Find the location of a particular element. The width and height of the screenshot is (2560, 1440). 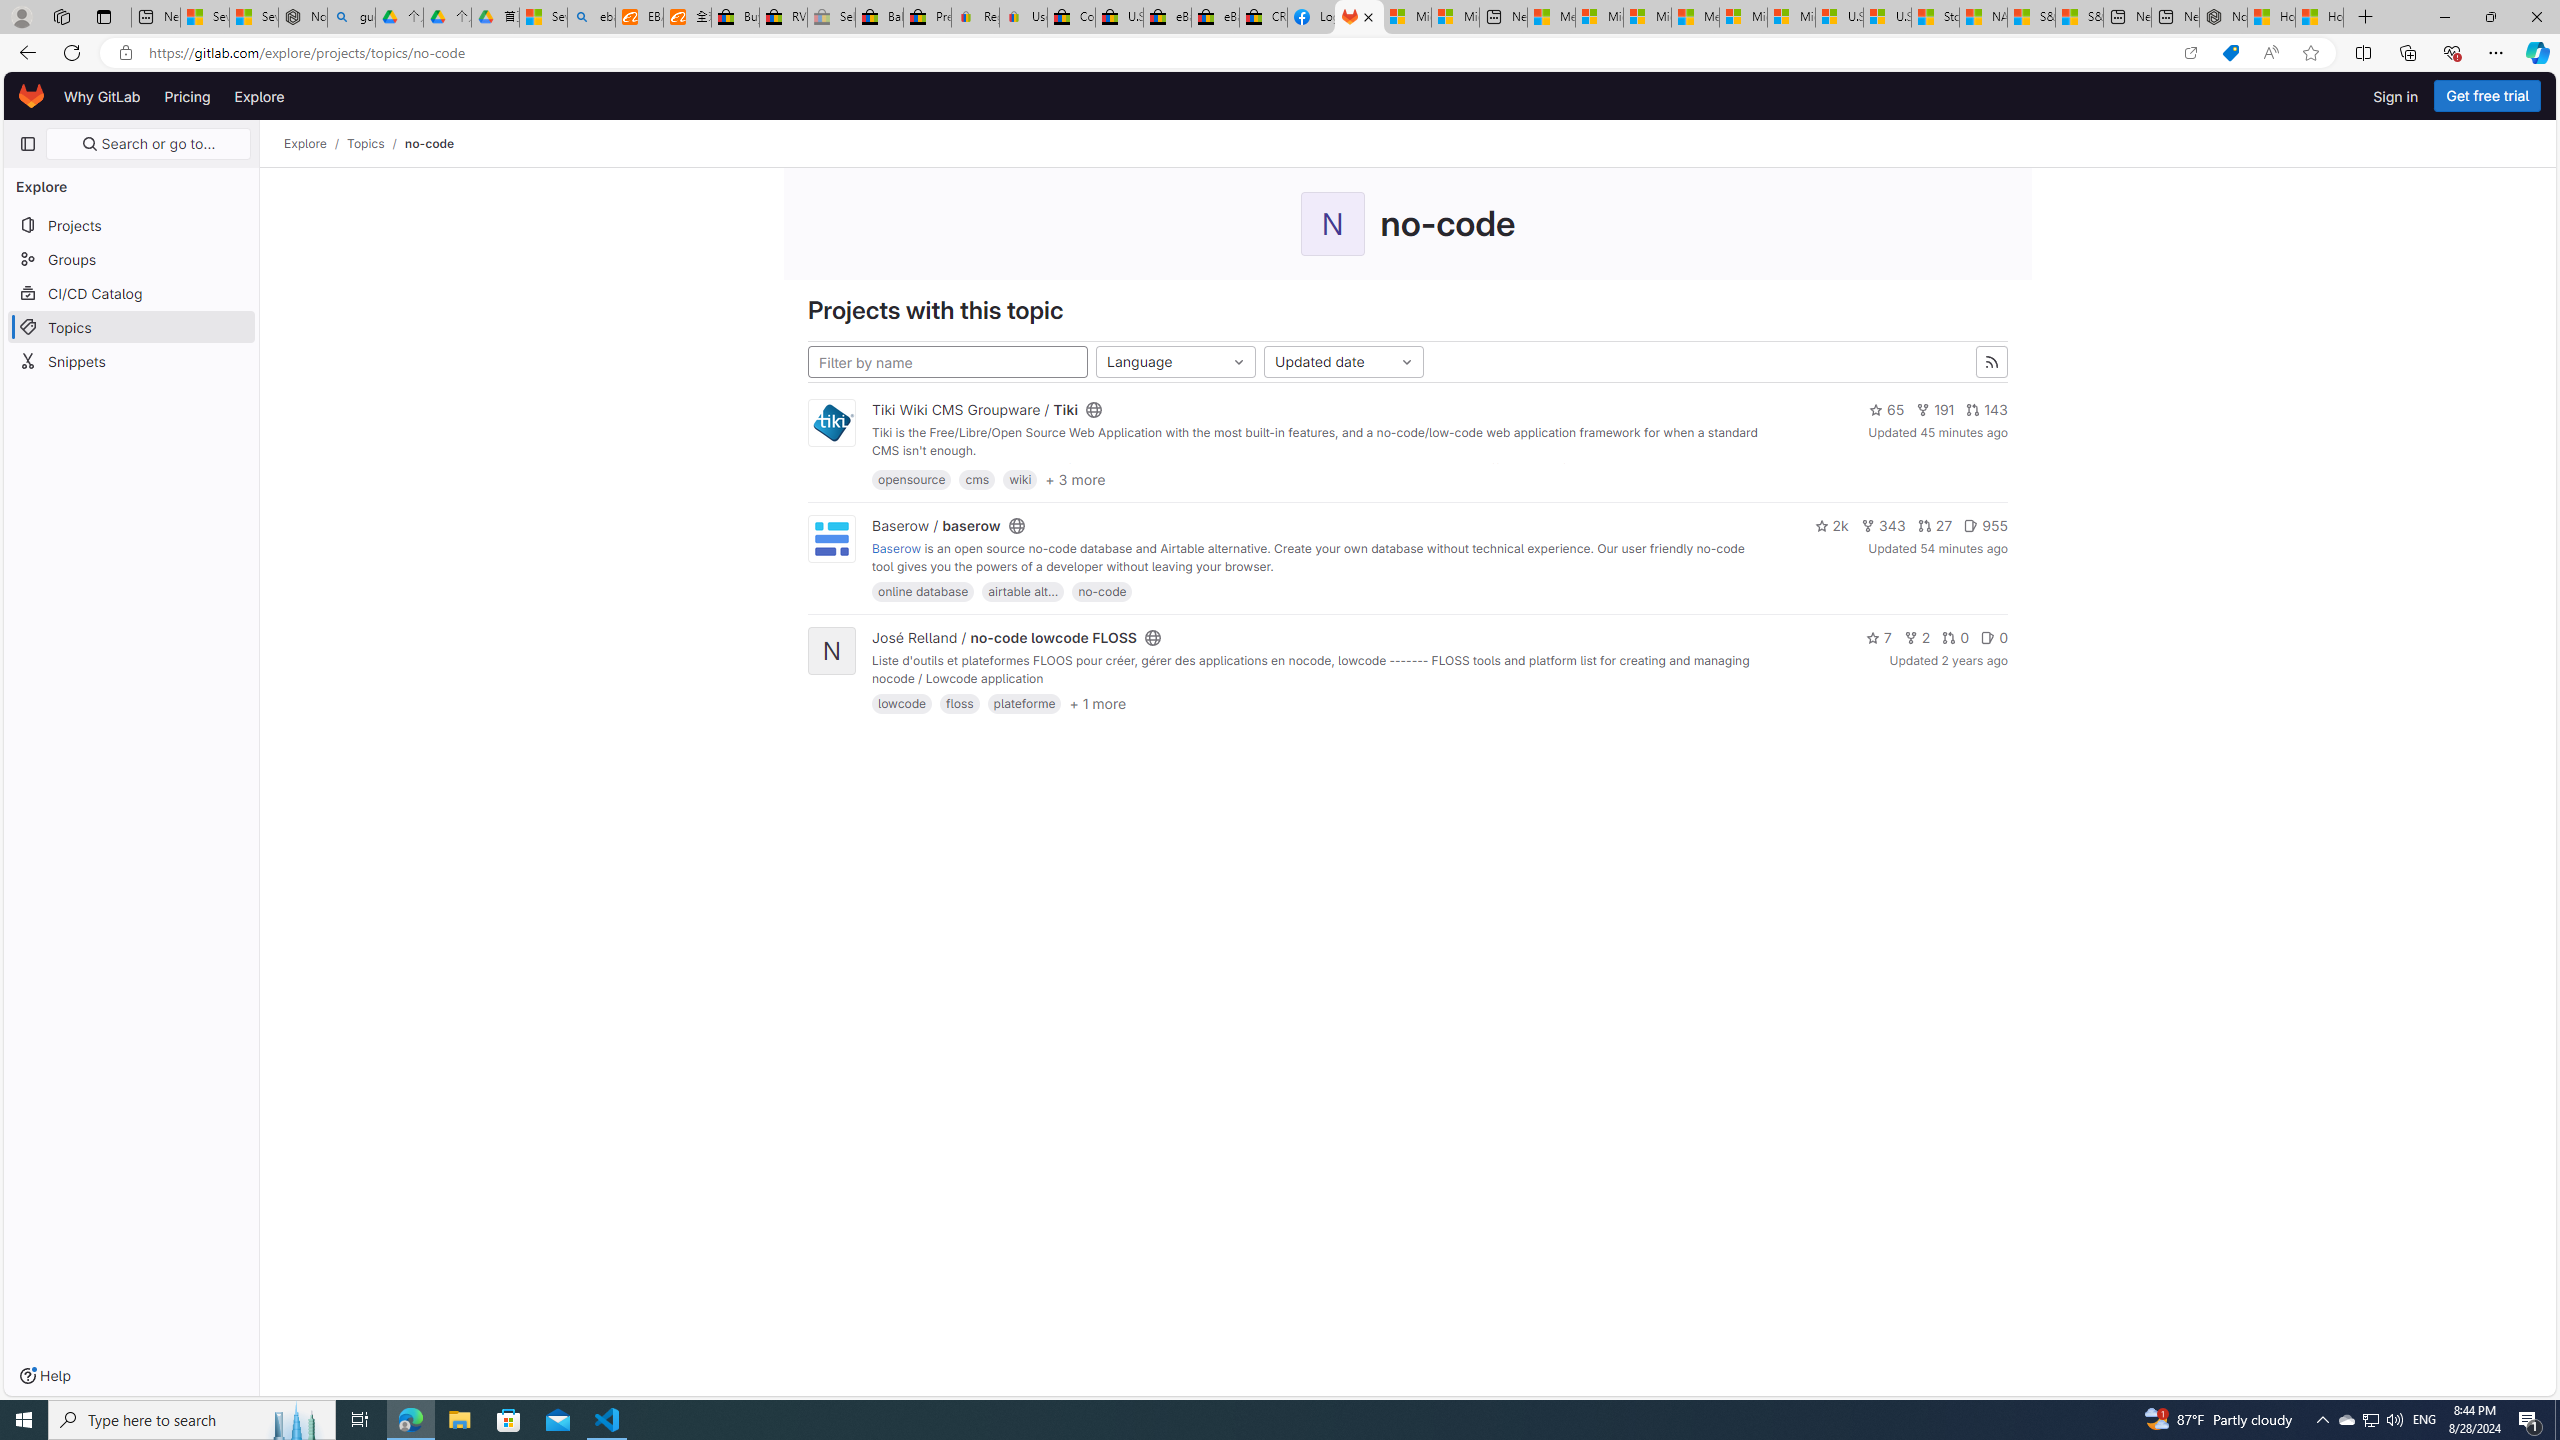

'Pricing' is located at coordinates (187, 95).